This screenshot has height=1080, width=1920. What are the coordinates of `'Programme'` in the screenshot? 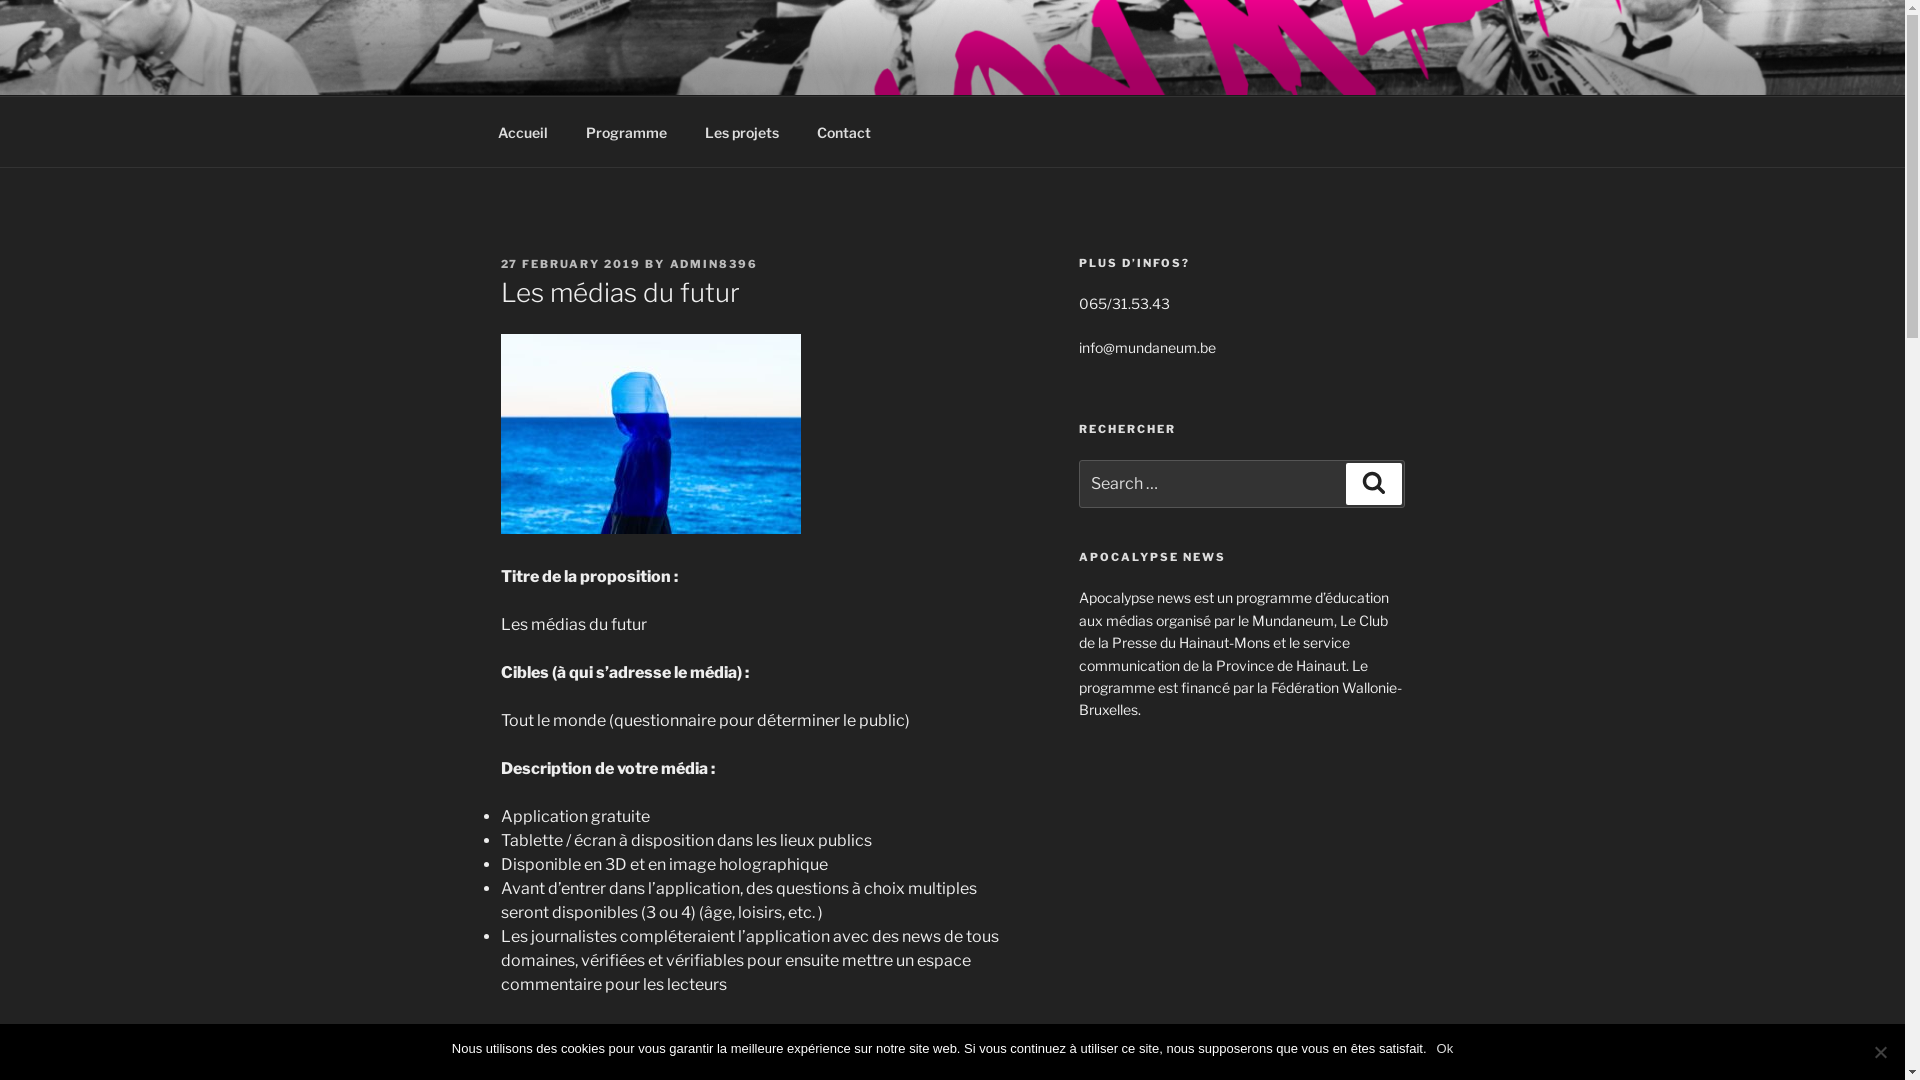 It's located at (624, 132).